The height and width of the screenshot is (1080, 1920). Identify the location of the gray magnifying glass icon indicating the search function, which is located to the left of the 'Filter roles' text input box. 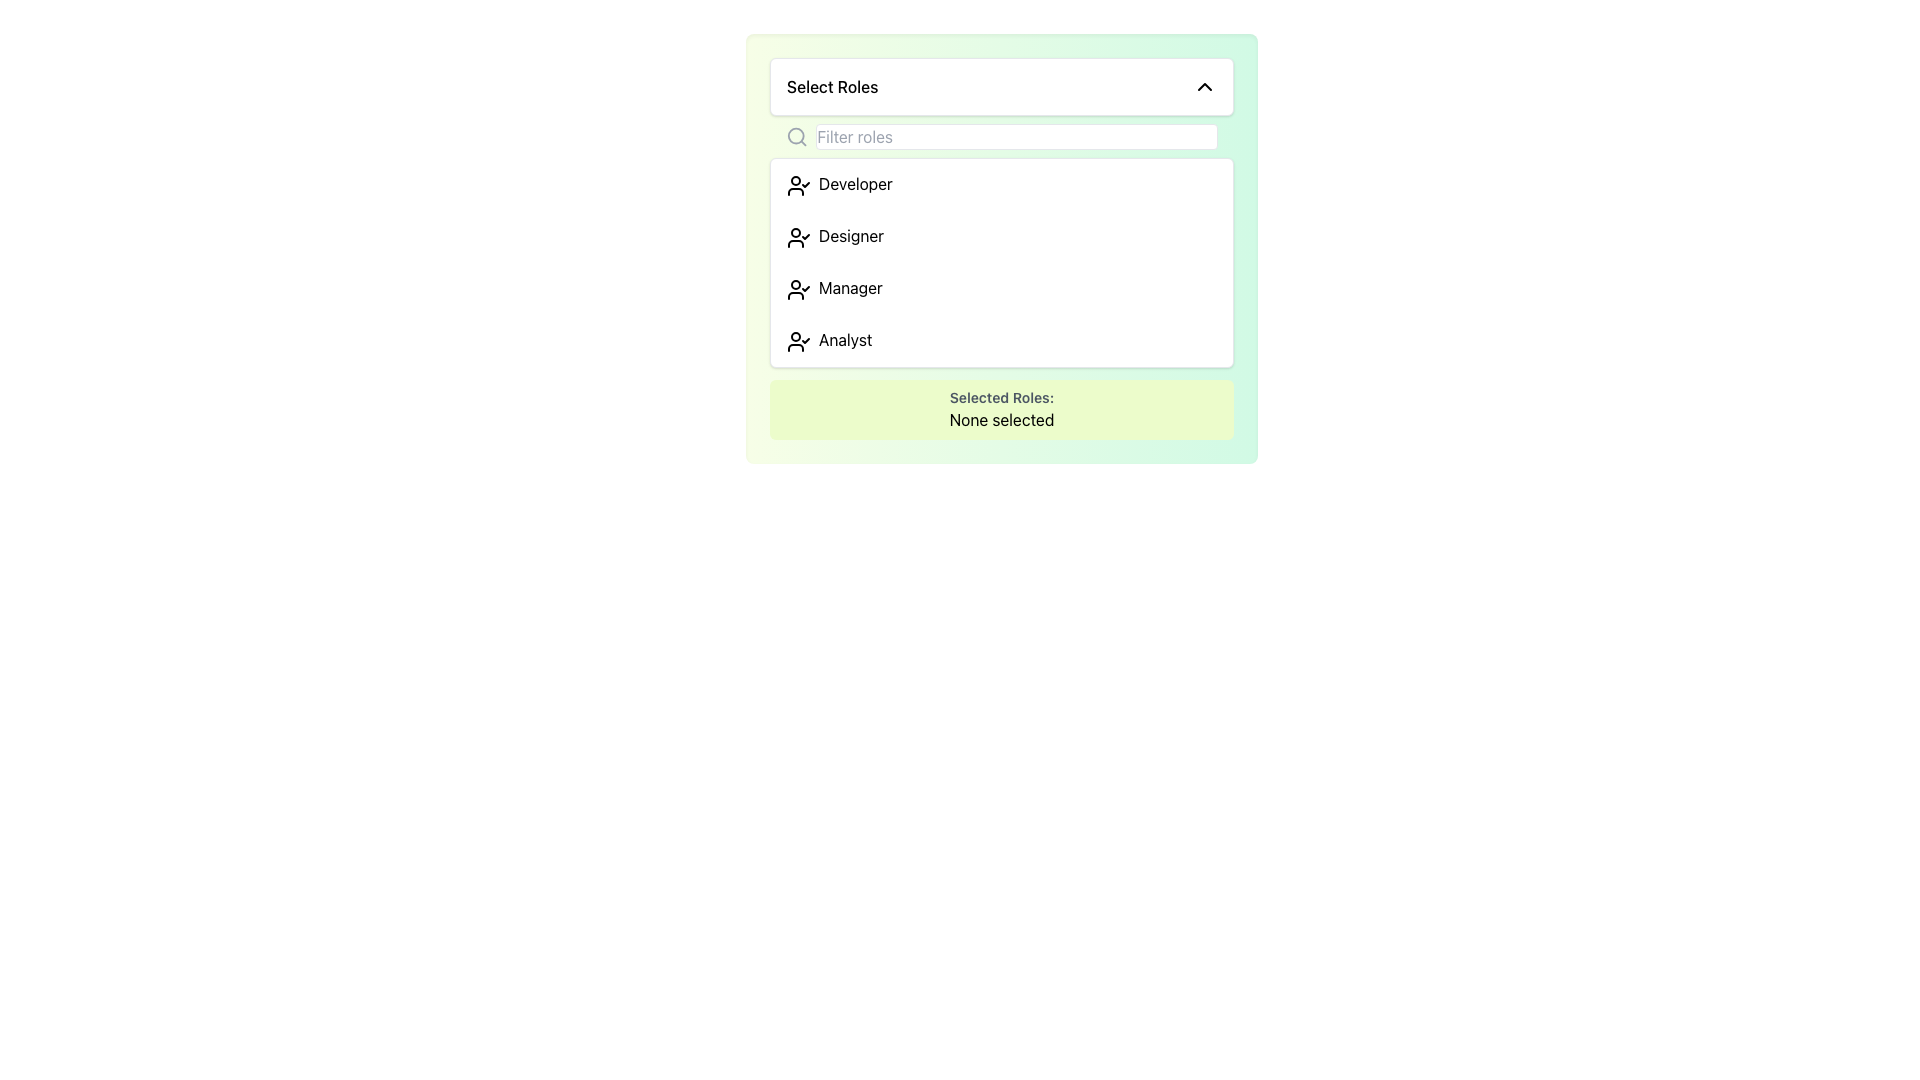
(796, 136).